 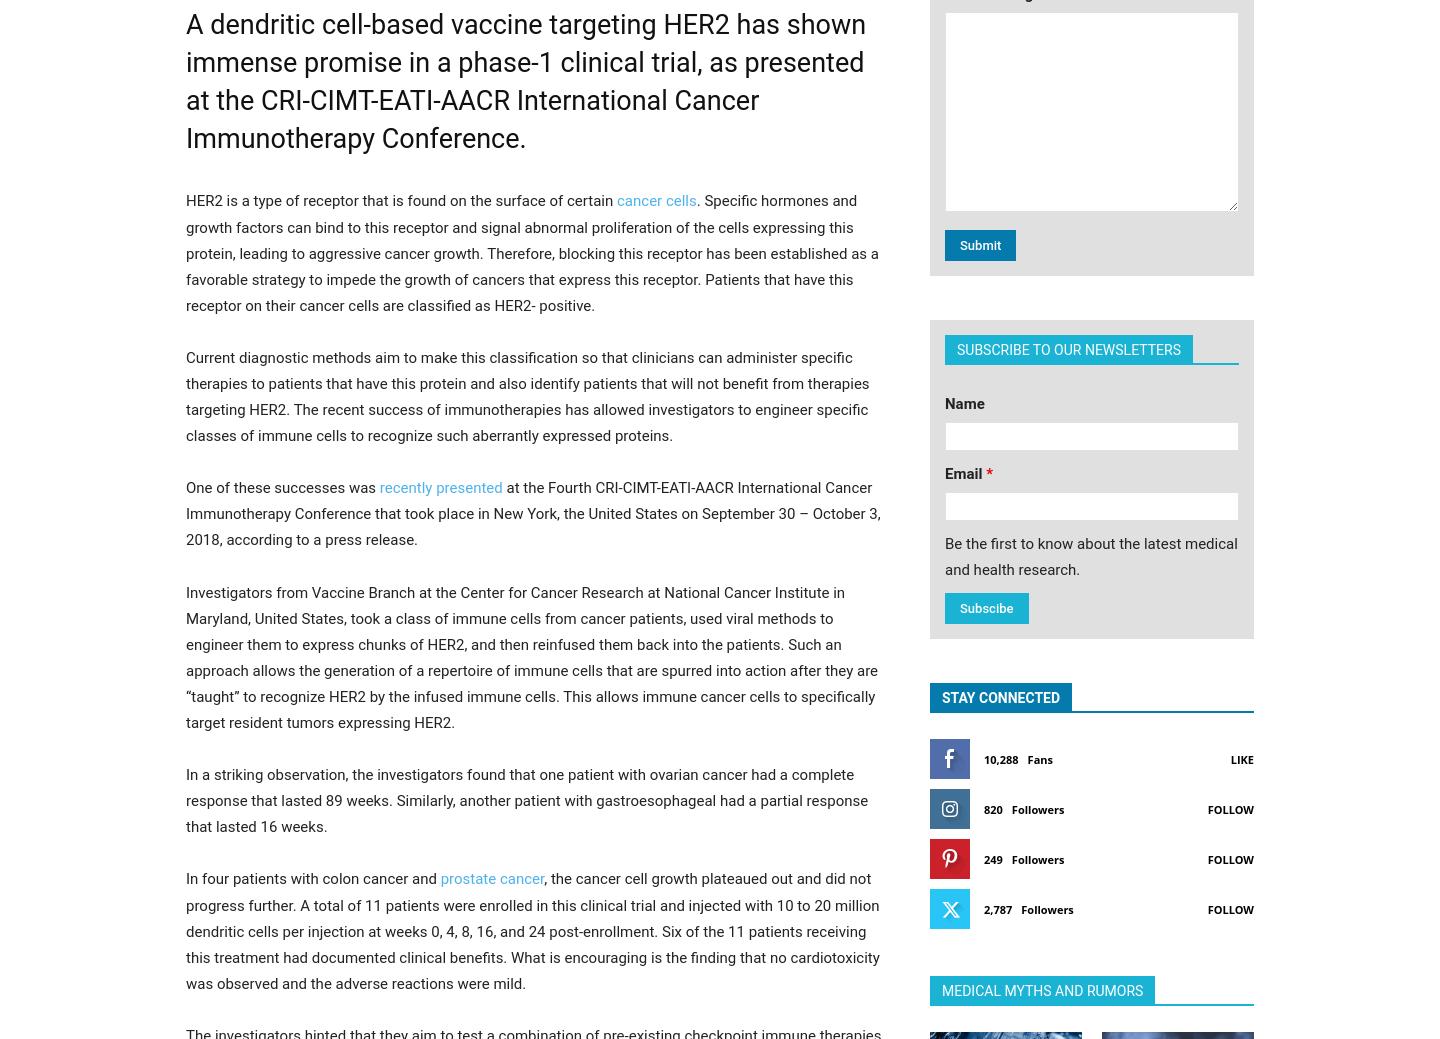 I want to click on '249', so click(x=992, y=858).